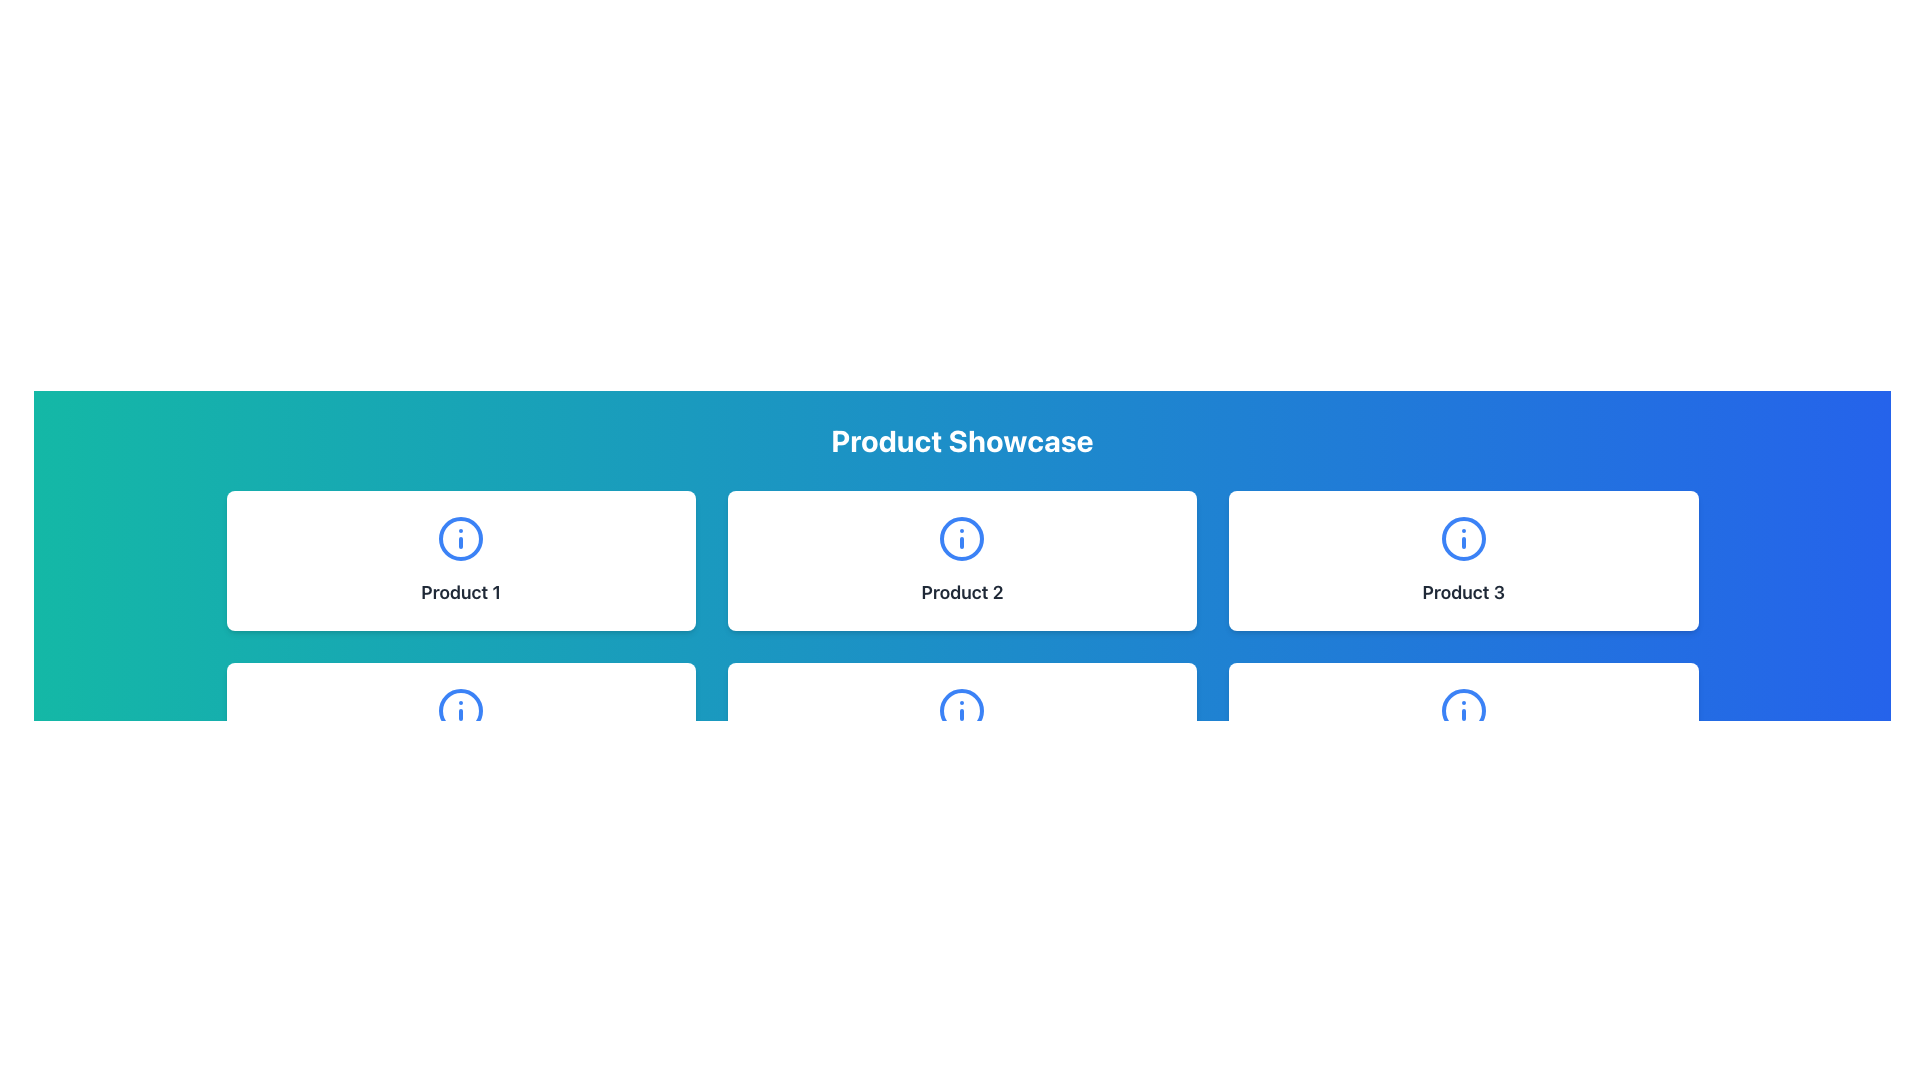 The width and height of the screenshot is (1920, 1080). Describe the element at coordinates (460, 732) in the screenshot. I see `the card labeled 'Product 4' which is the fourth item in the grid layout located in the leftmost position of the second row` at that location.